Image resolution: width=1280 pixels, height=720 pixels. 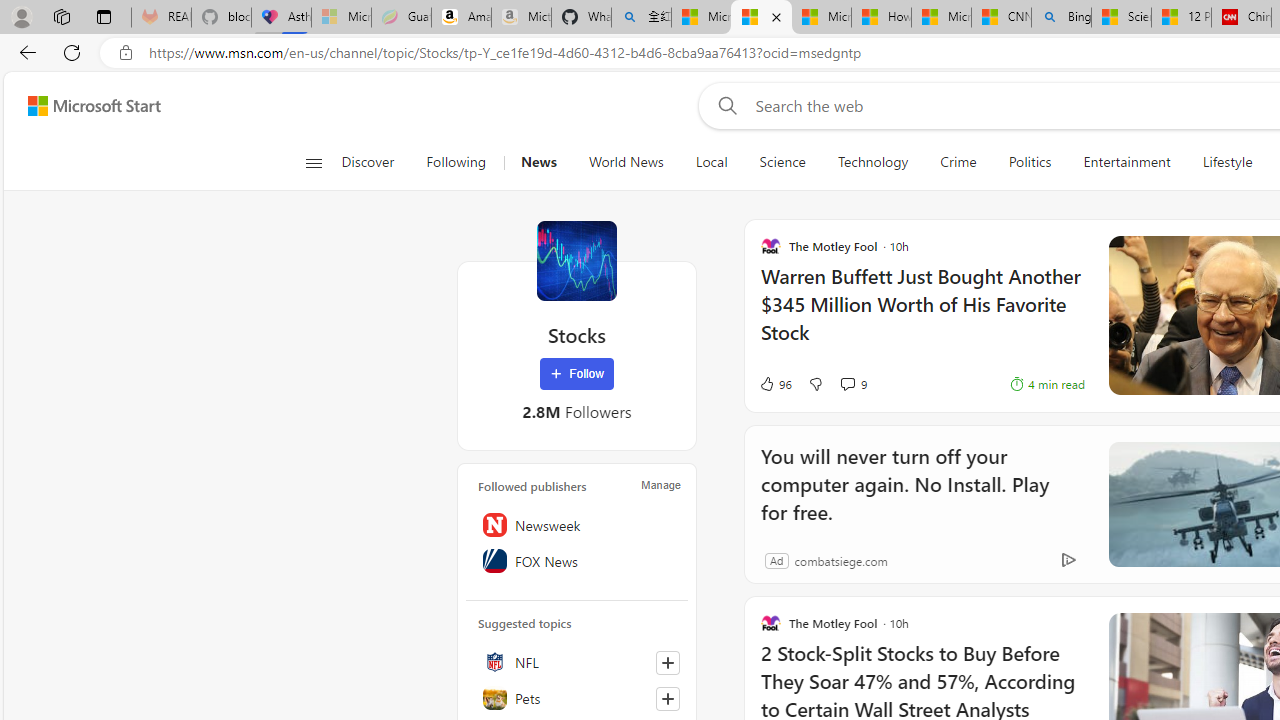 I want to click on 'Manage', so click(x=661, y=484).